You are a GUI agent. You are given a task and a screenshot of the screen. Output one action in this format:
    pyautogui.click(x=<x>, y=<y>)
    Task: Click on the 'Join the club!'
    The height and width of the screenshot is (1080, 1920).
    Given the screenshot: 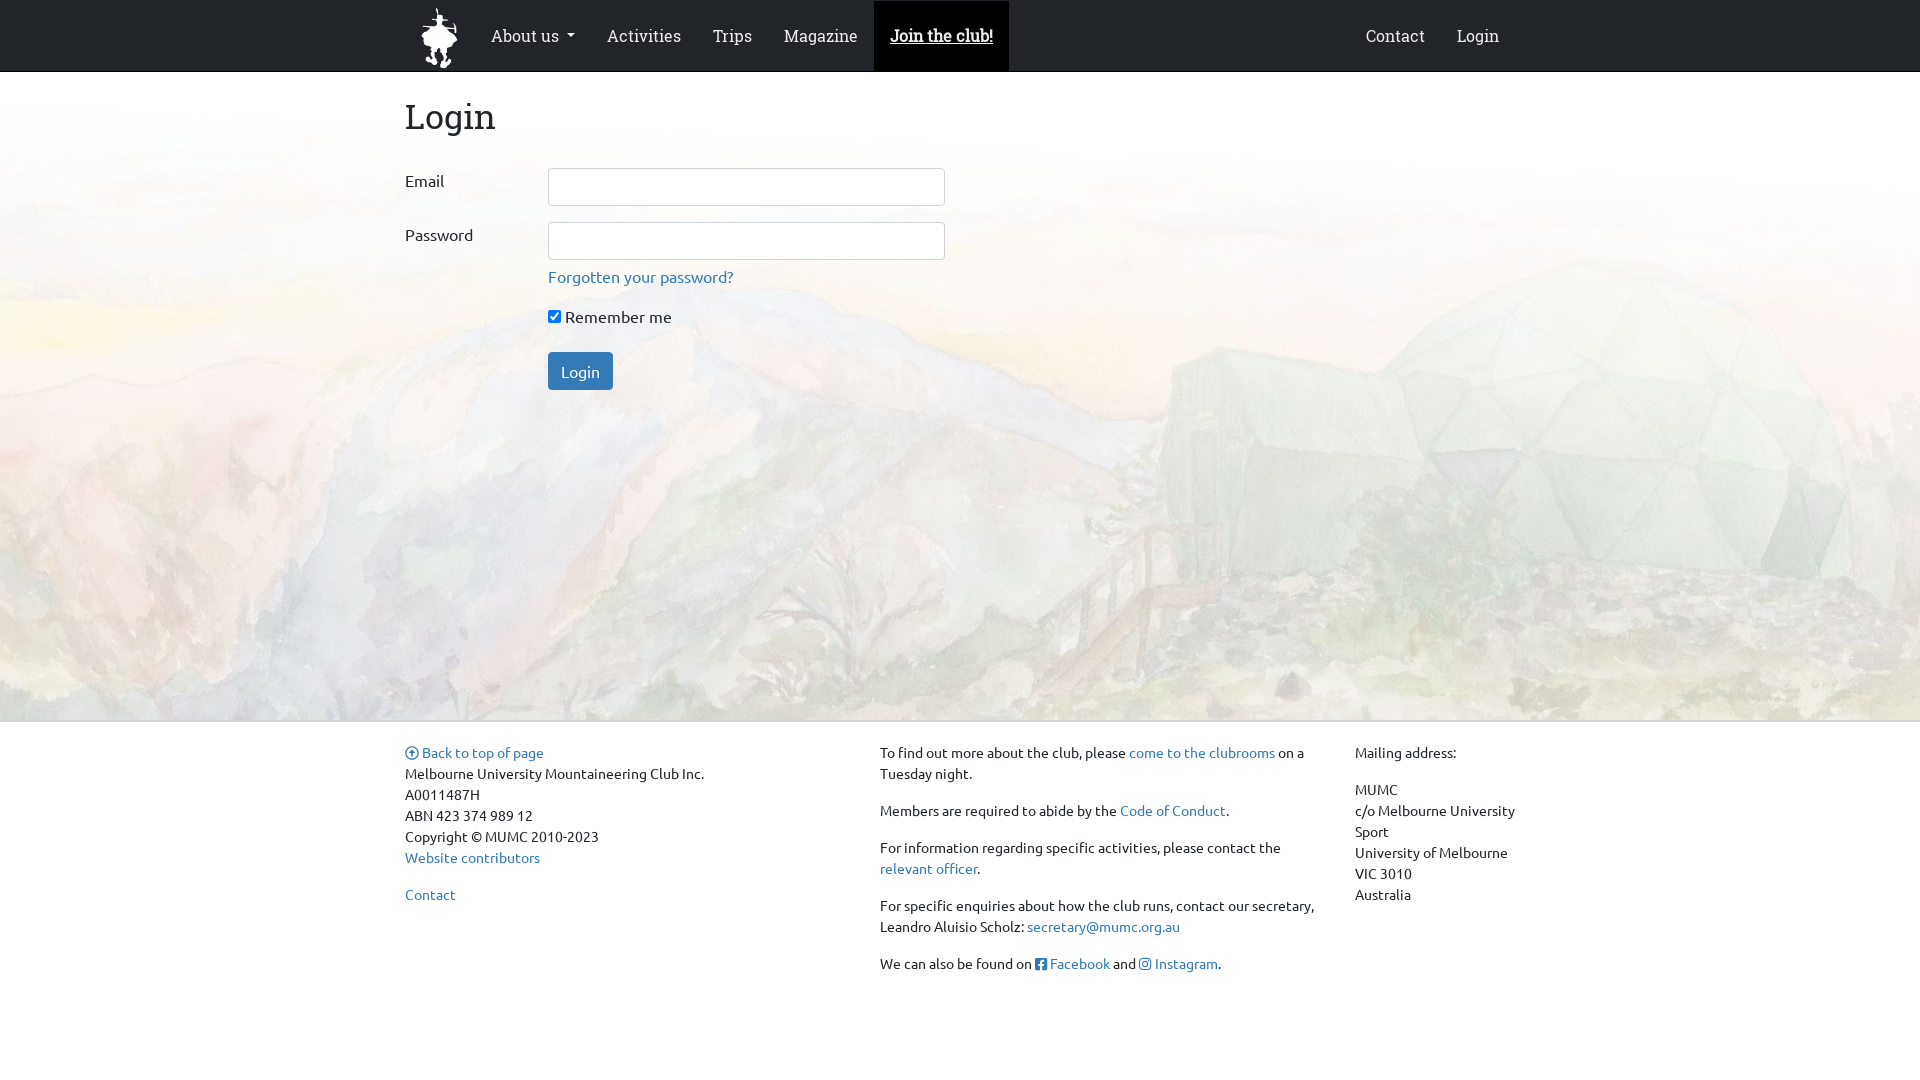 What is the action you would take?
    pyautogui.click(x=940, y=34)
    